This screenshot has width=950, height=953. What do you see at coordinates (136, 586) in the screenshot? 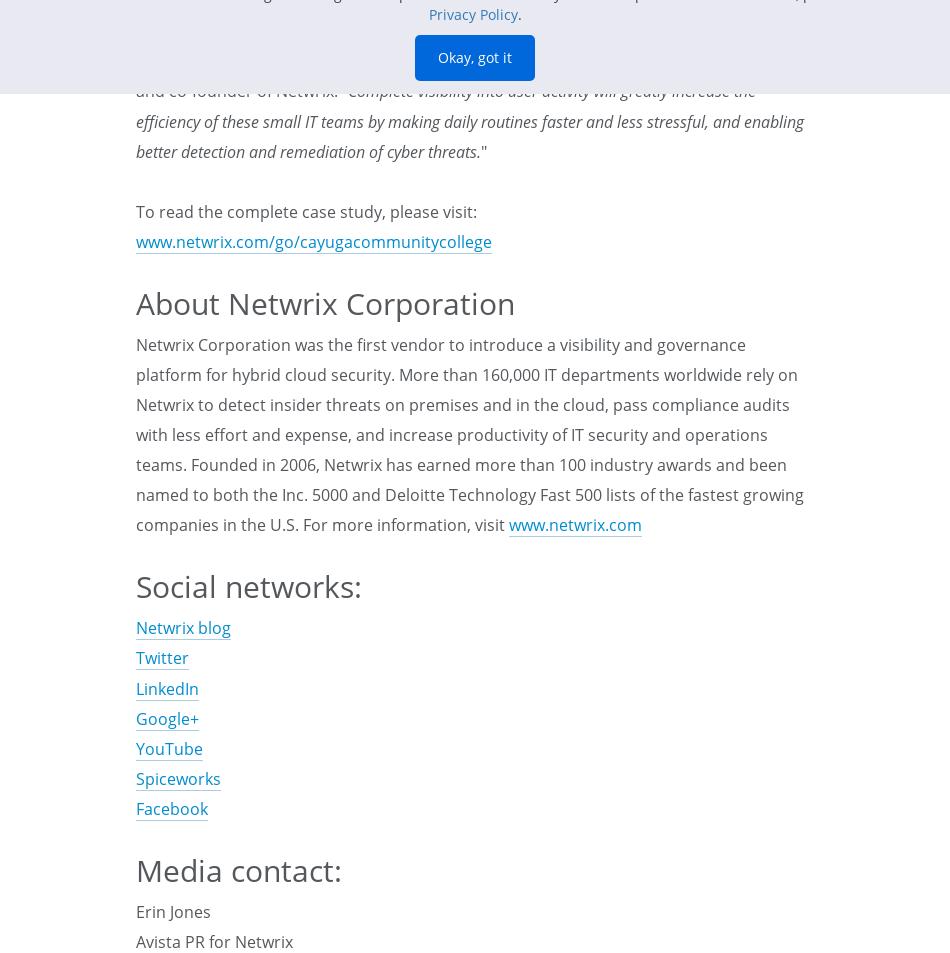
I see `'Social networks:'` at bounding box center [136, 586].